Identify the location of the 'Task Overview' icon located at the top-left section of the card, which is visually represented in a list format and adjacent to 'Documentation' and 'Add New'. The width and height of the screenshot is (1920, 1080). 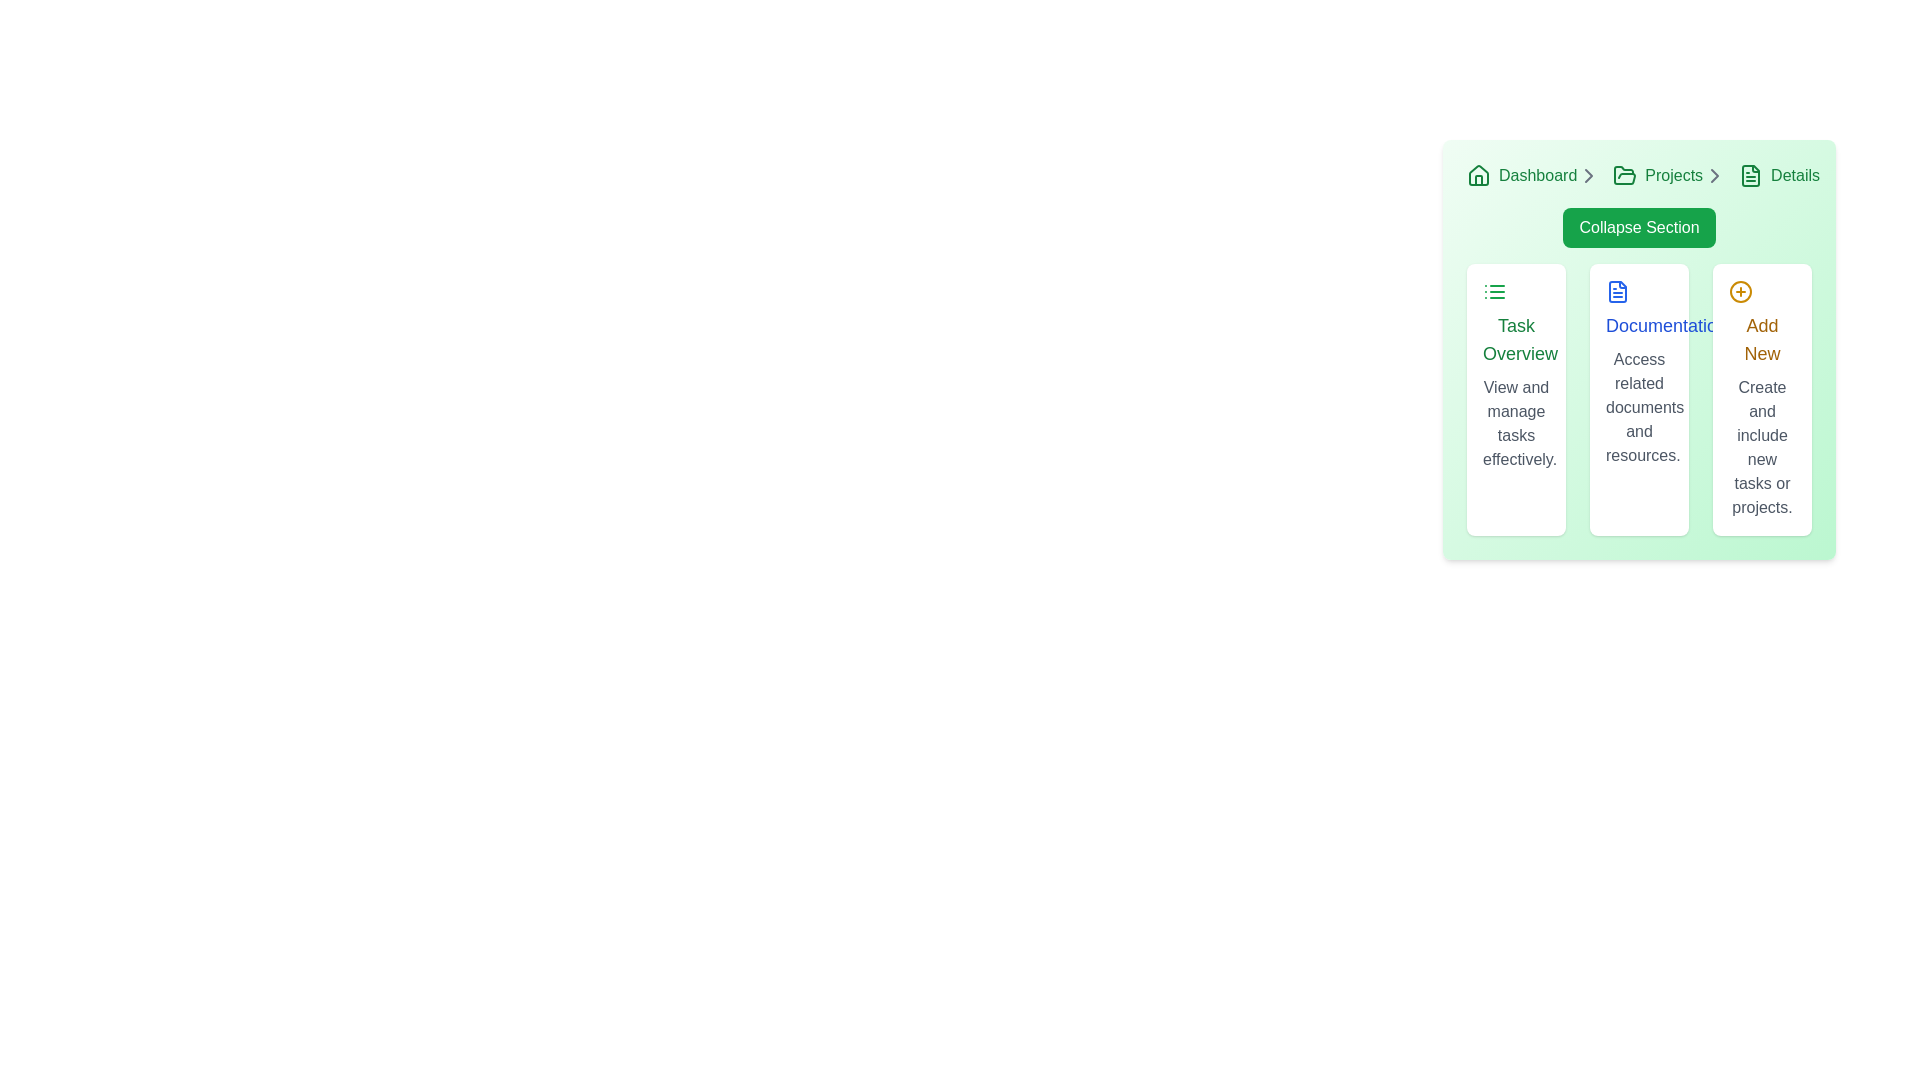
(1494, 292).